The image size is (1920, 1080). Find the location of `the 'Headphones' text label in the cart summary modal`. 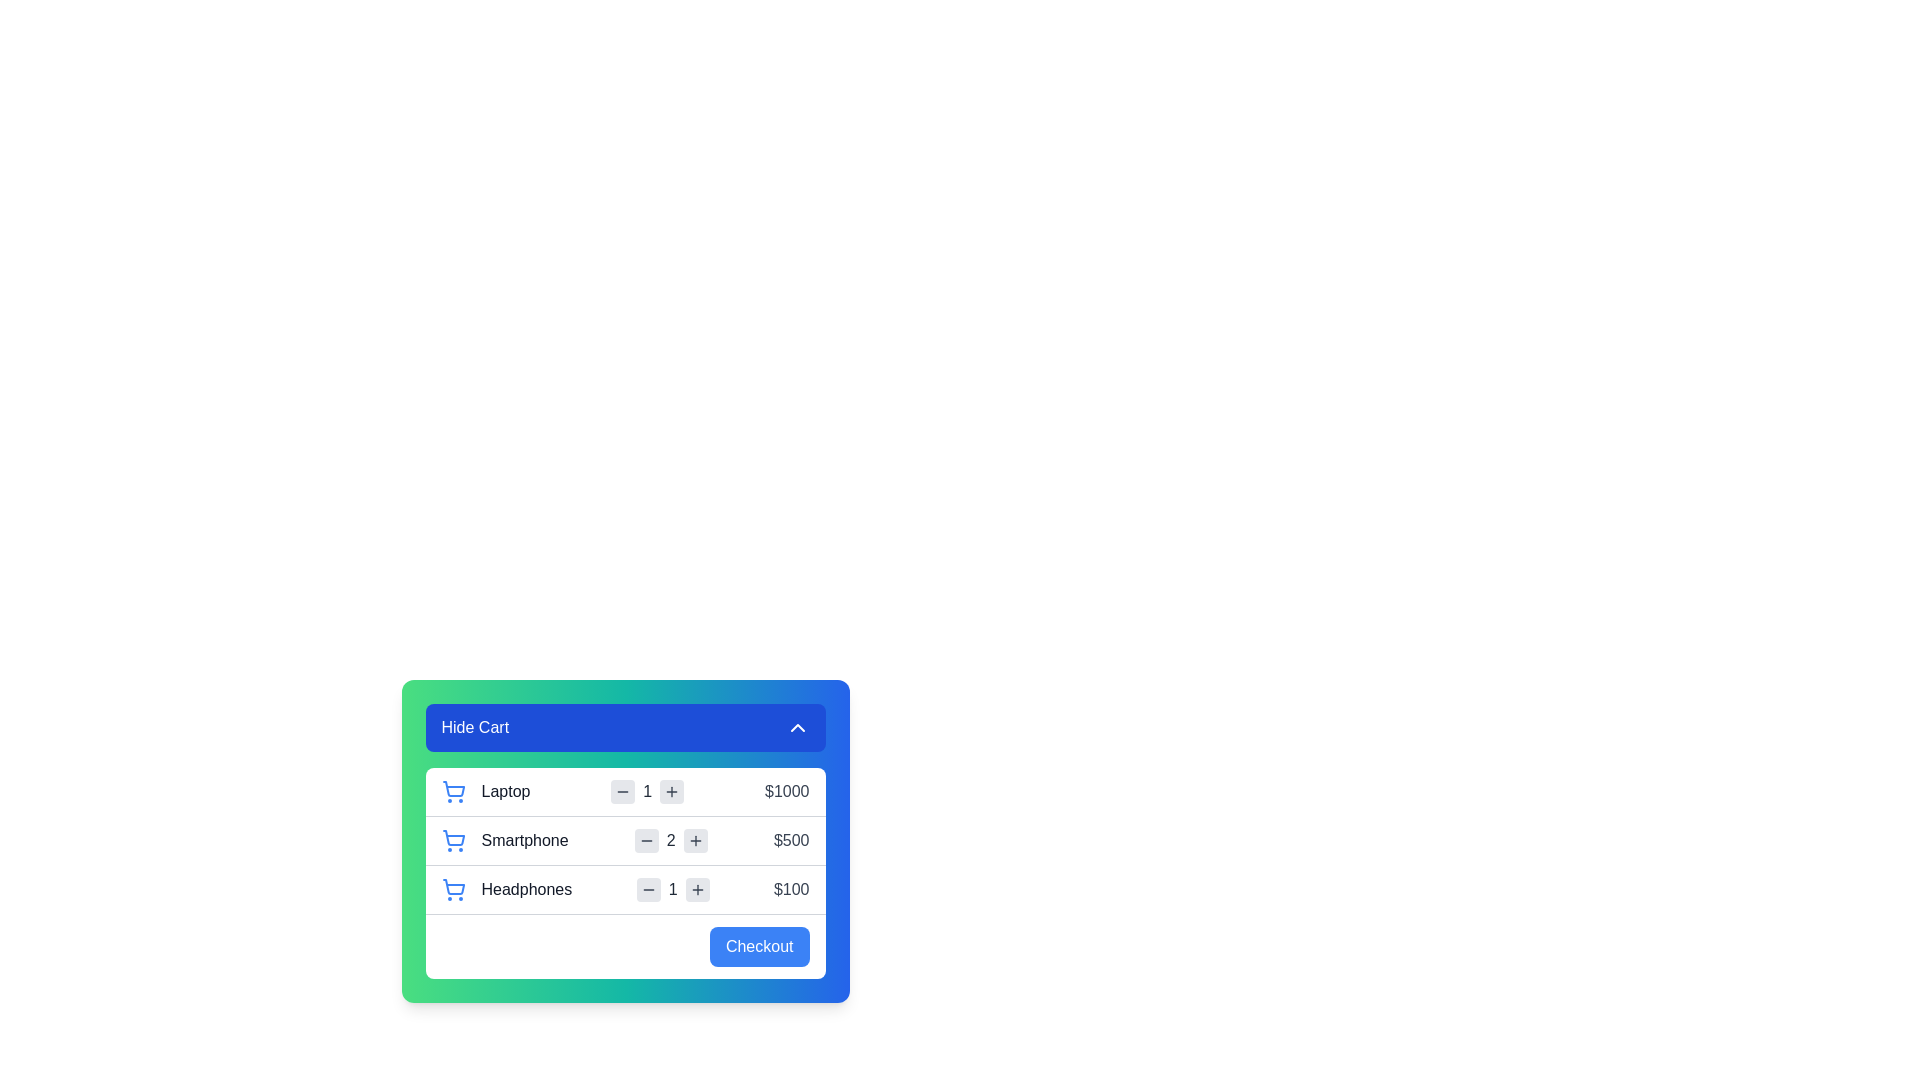

the 'Headphones' text label in the cart summary modal is located at coordinates (526, 889).